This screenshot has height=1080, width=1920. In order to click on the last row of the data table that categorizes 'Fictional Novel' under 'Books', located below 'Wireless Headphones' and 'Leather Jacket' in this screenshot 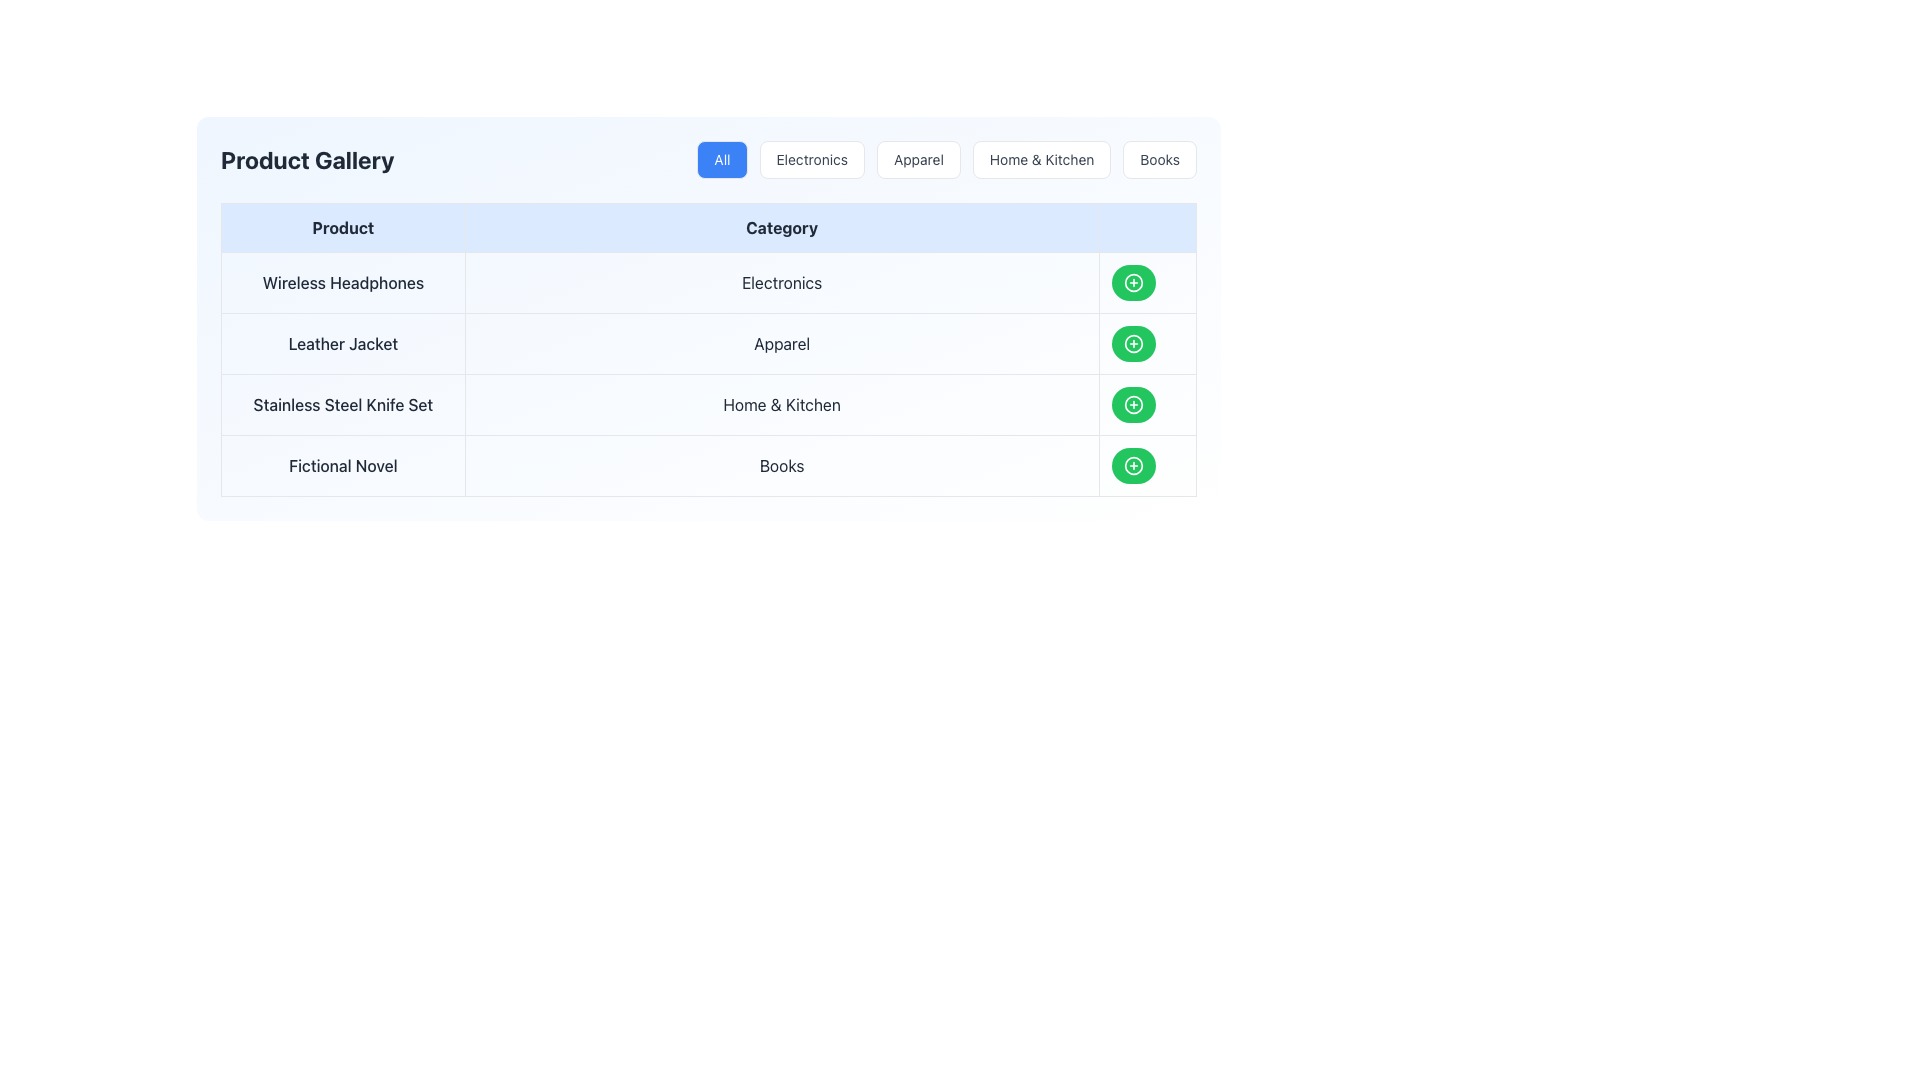, I will do `click(709, 466)`.